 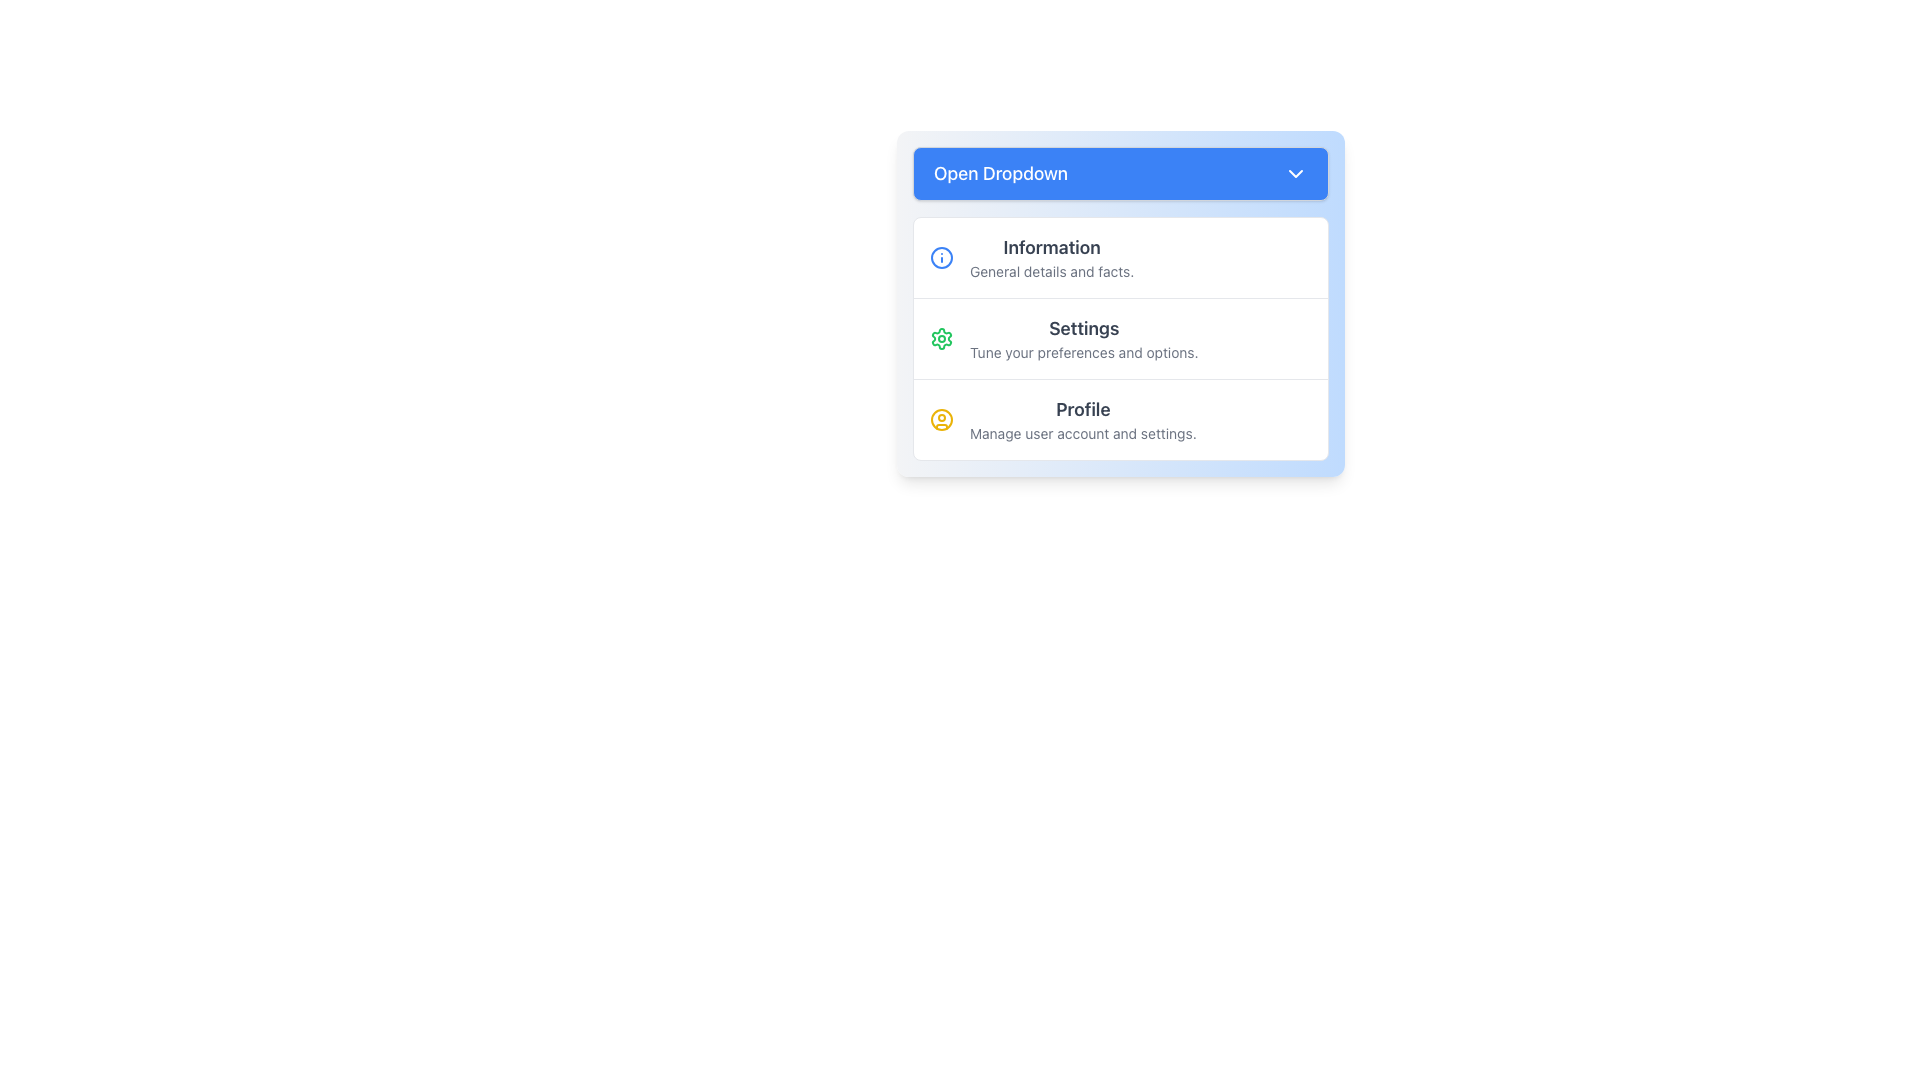 I want to click on the icon located to the right of the blue 'Open Dropdown' button, so click(x=1296, y=172).